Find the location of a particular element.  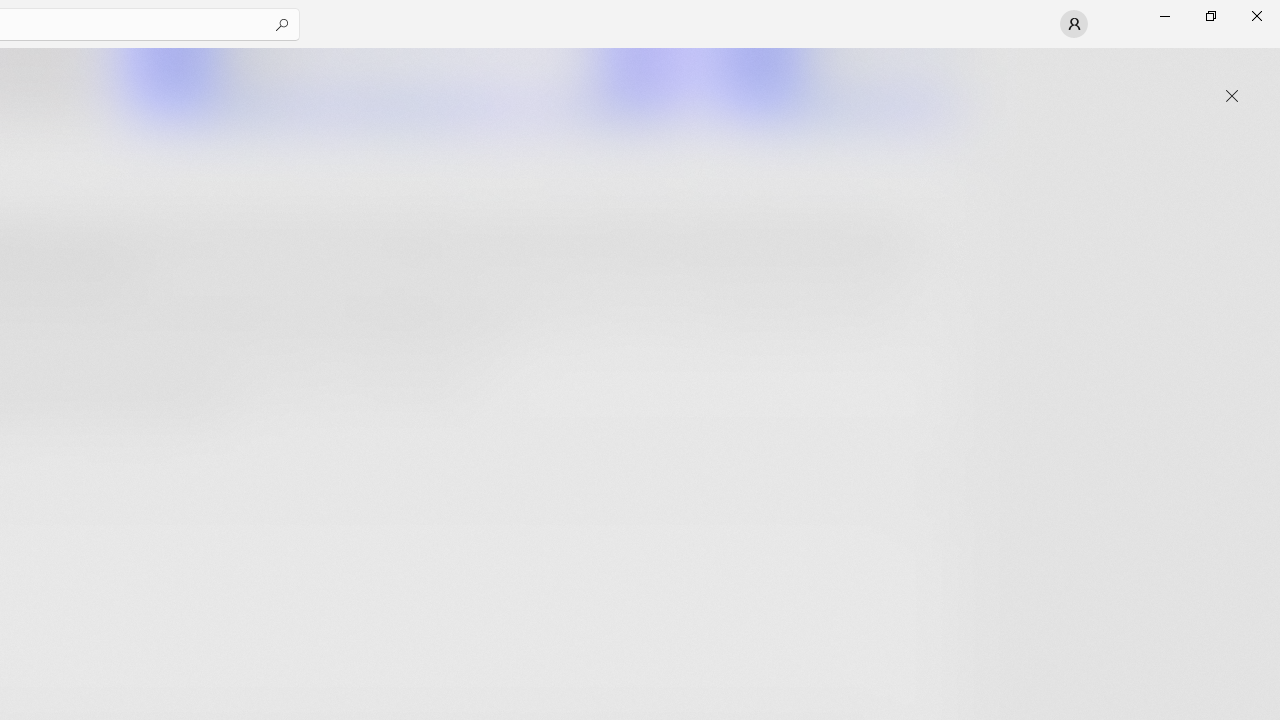

'Minimize Microsoft Store' is located at coordinates (1164, 15).